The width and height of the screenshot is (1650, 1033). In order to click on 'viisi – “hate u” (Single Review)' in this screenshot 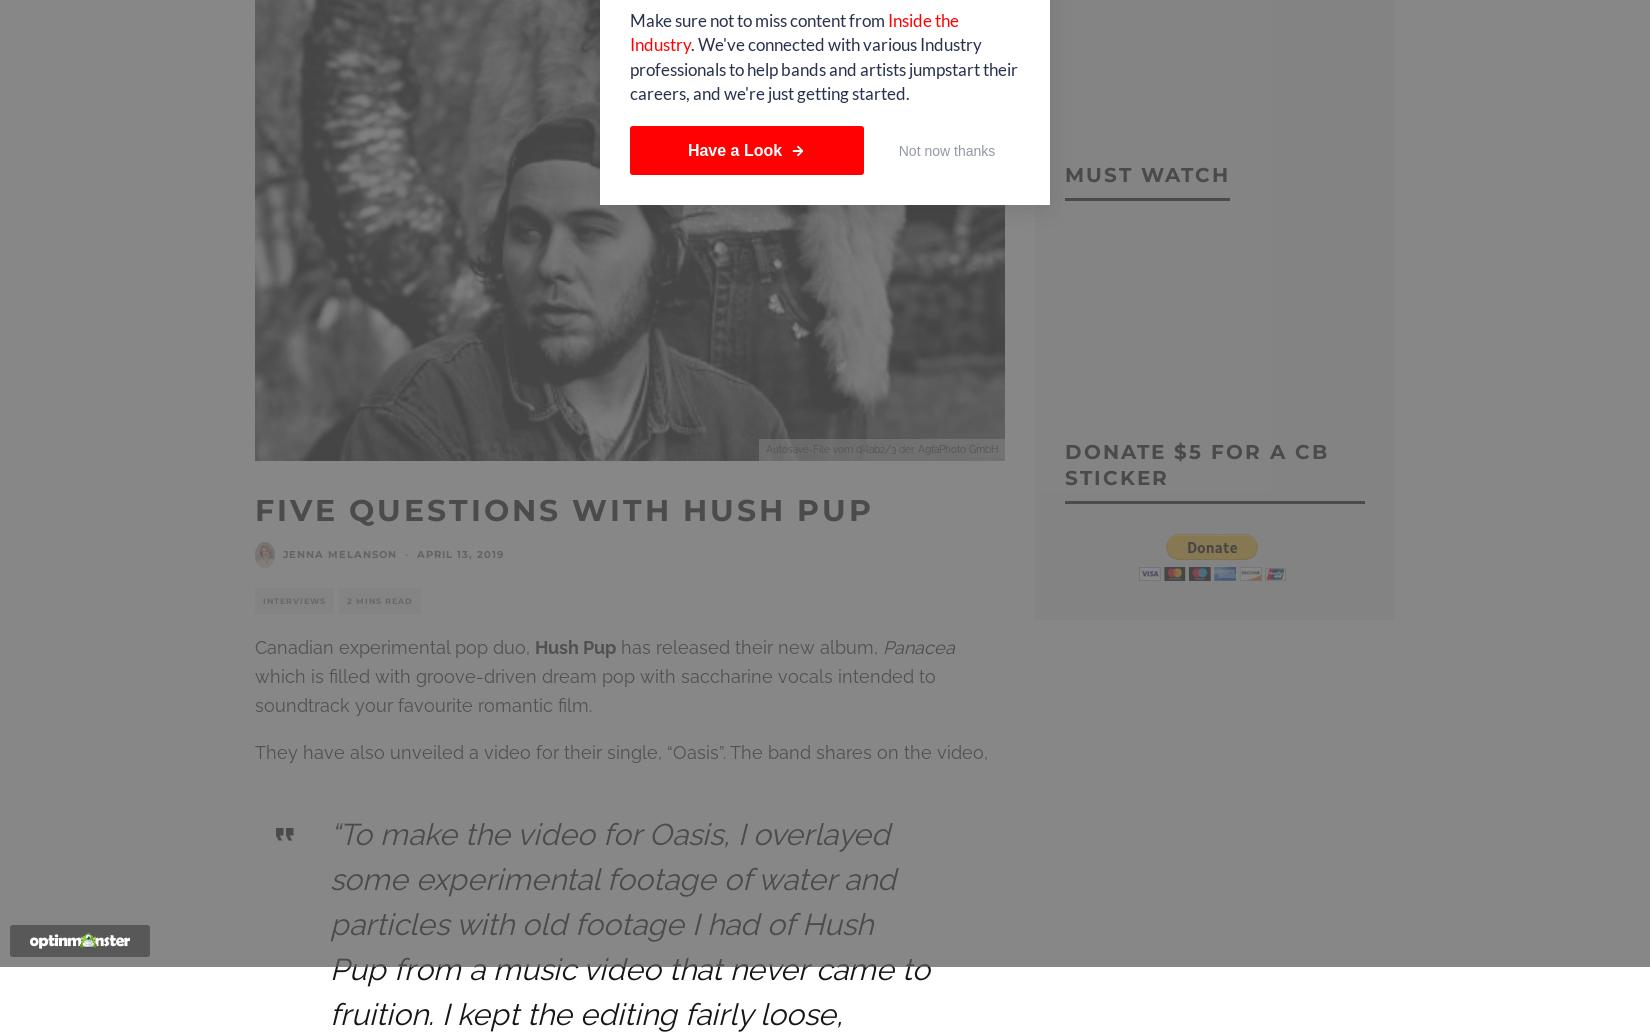, I will do `click(823, 20)`.